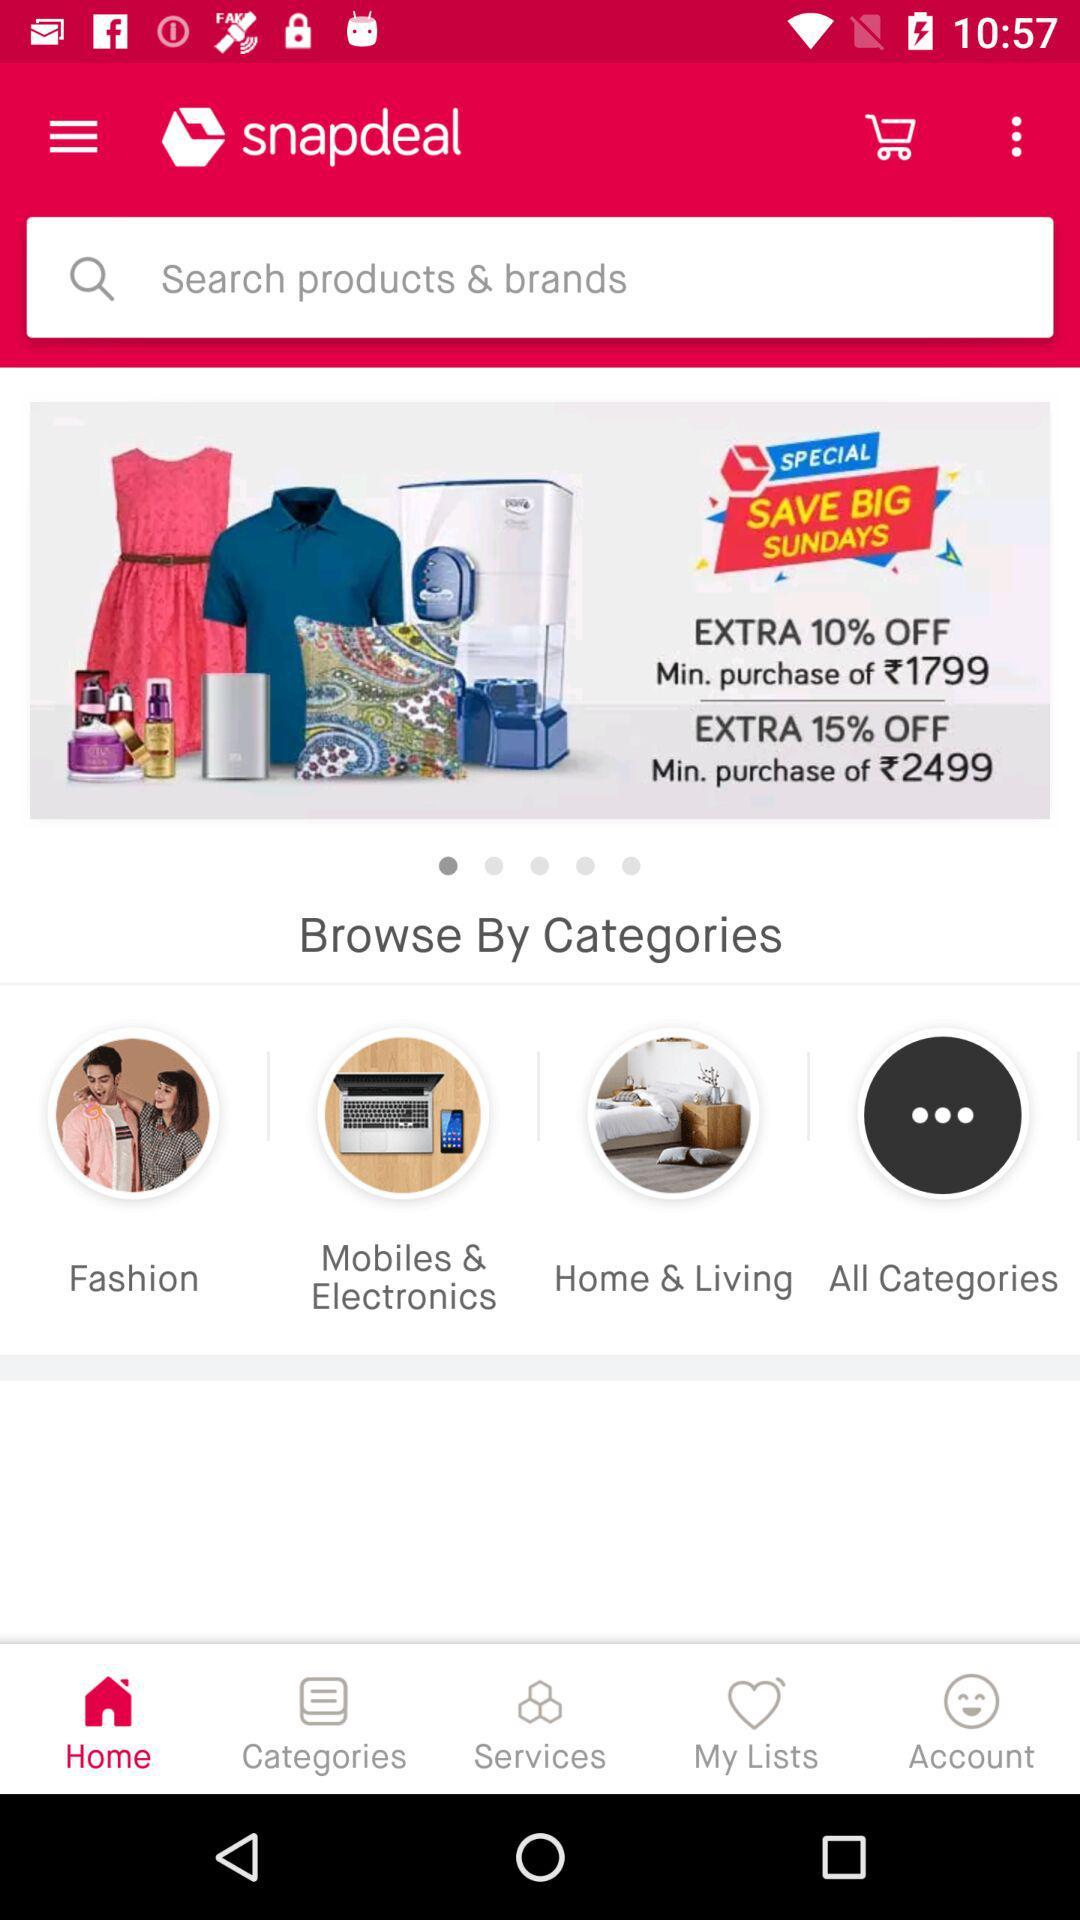  I want to click on item next to the services icon, so click(756, 1717).